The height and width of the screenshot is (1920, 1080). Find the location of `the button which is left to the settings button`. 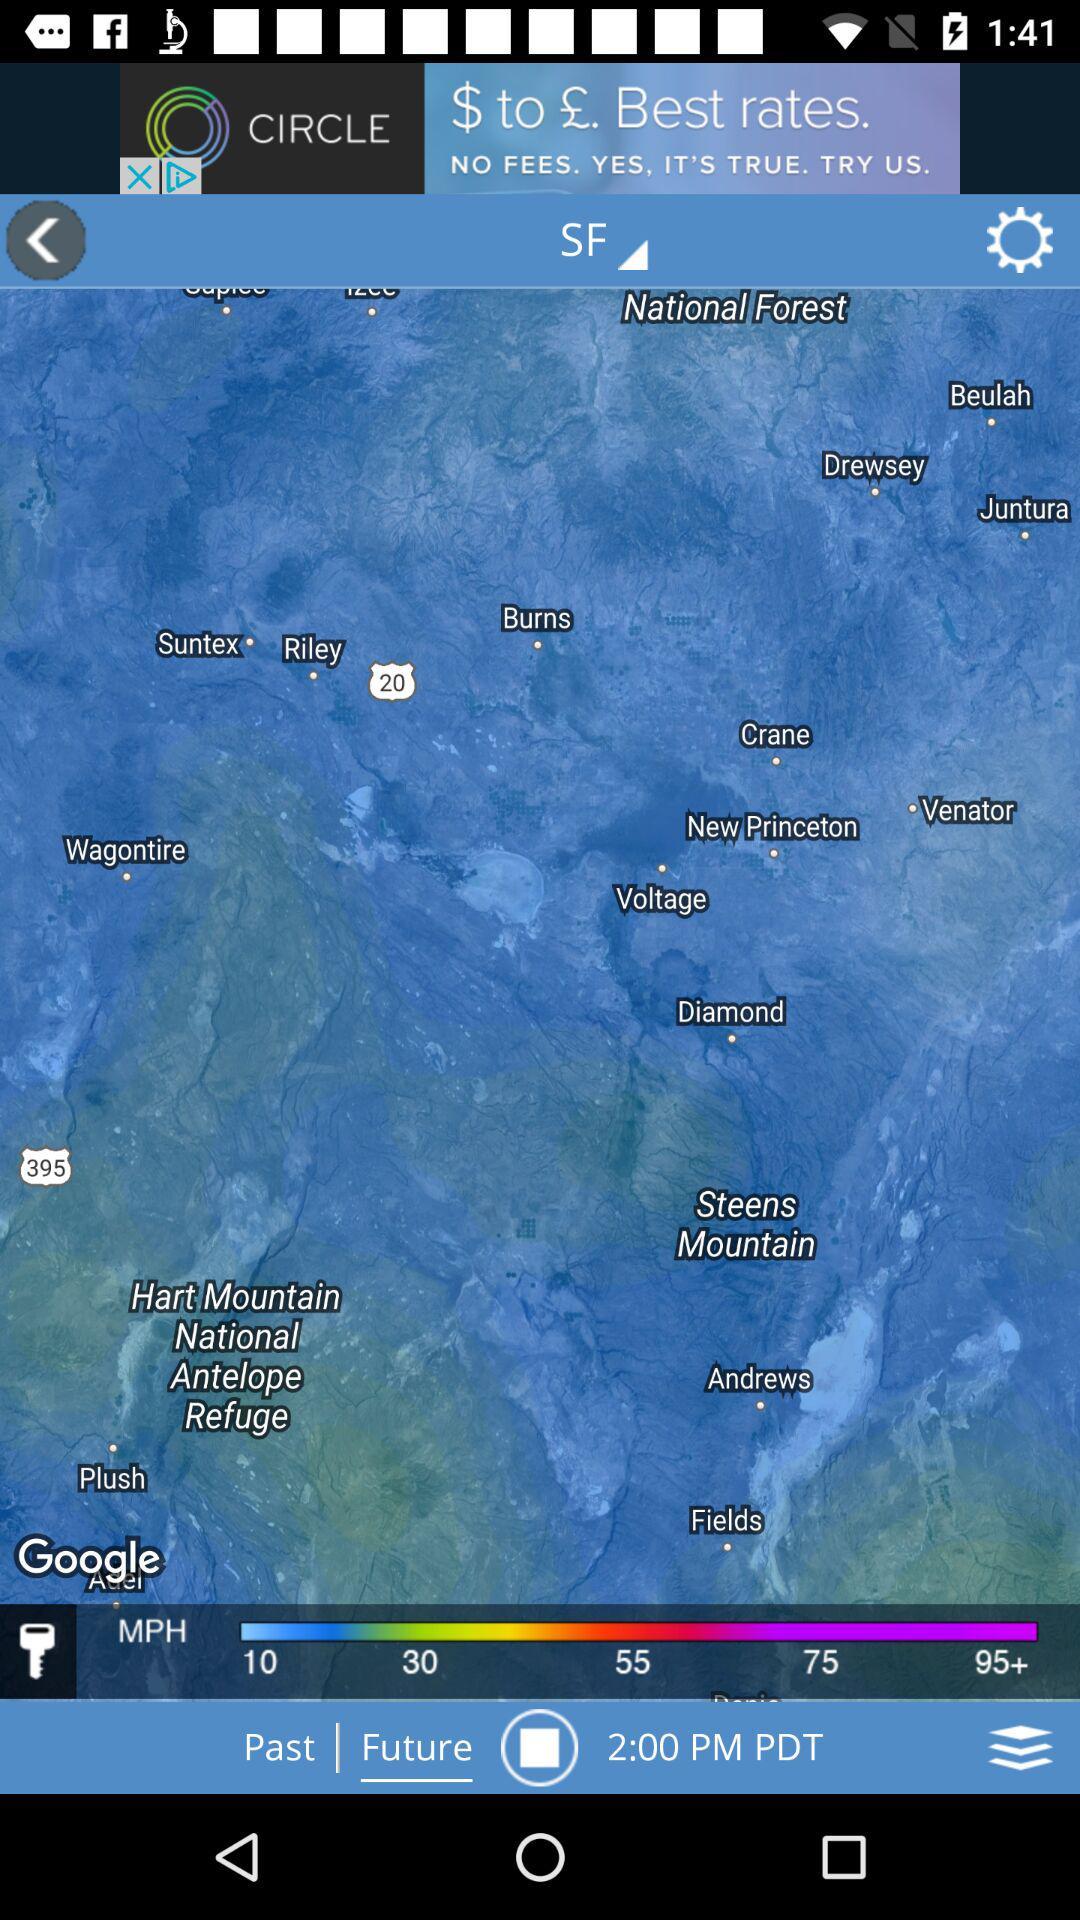

the button which is left to the settings button is located at coordinates (617, 240).